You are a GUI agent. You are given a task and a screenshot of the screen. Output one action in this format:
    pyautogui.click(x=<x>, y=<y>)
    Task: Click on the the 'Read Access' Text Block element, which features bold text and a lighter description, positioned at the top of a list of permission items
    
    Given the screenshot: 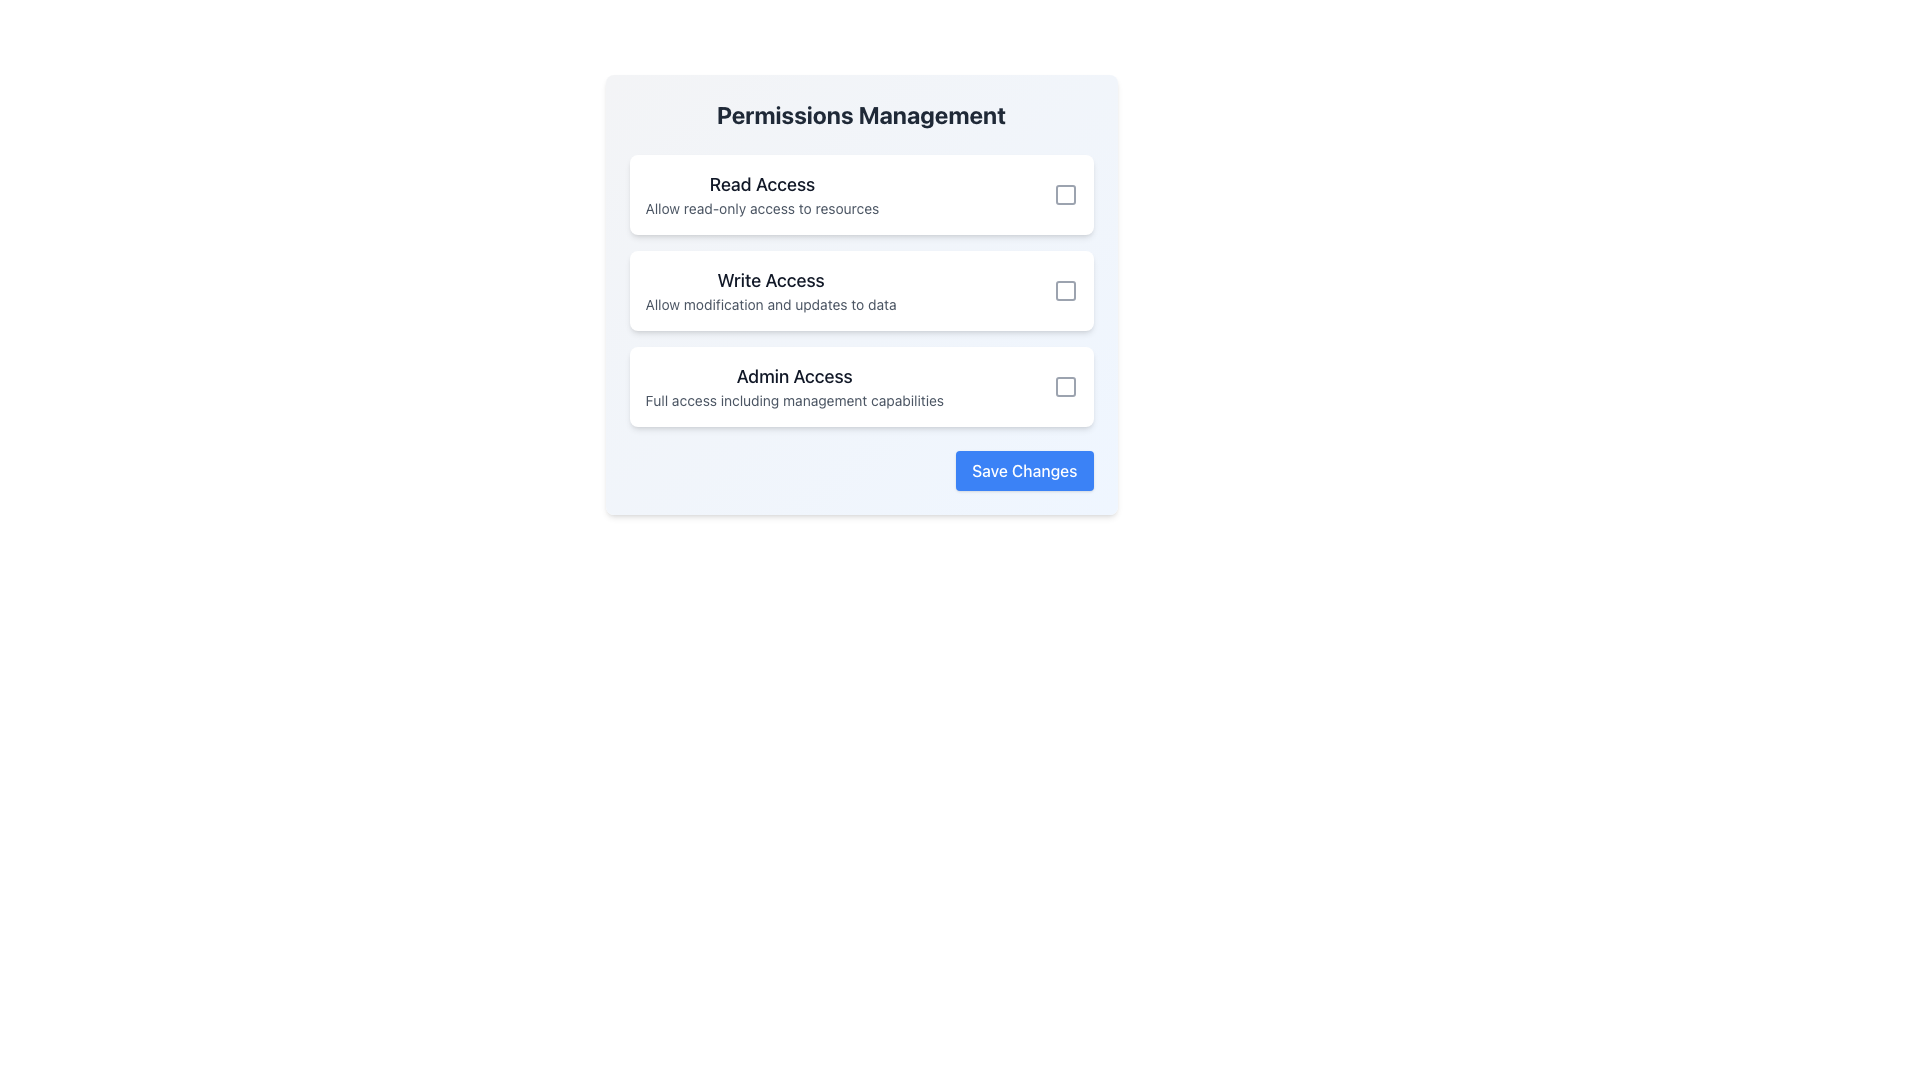 What is the action you would take?
    pyautogui.click(x=761, y=195)
    